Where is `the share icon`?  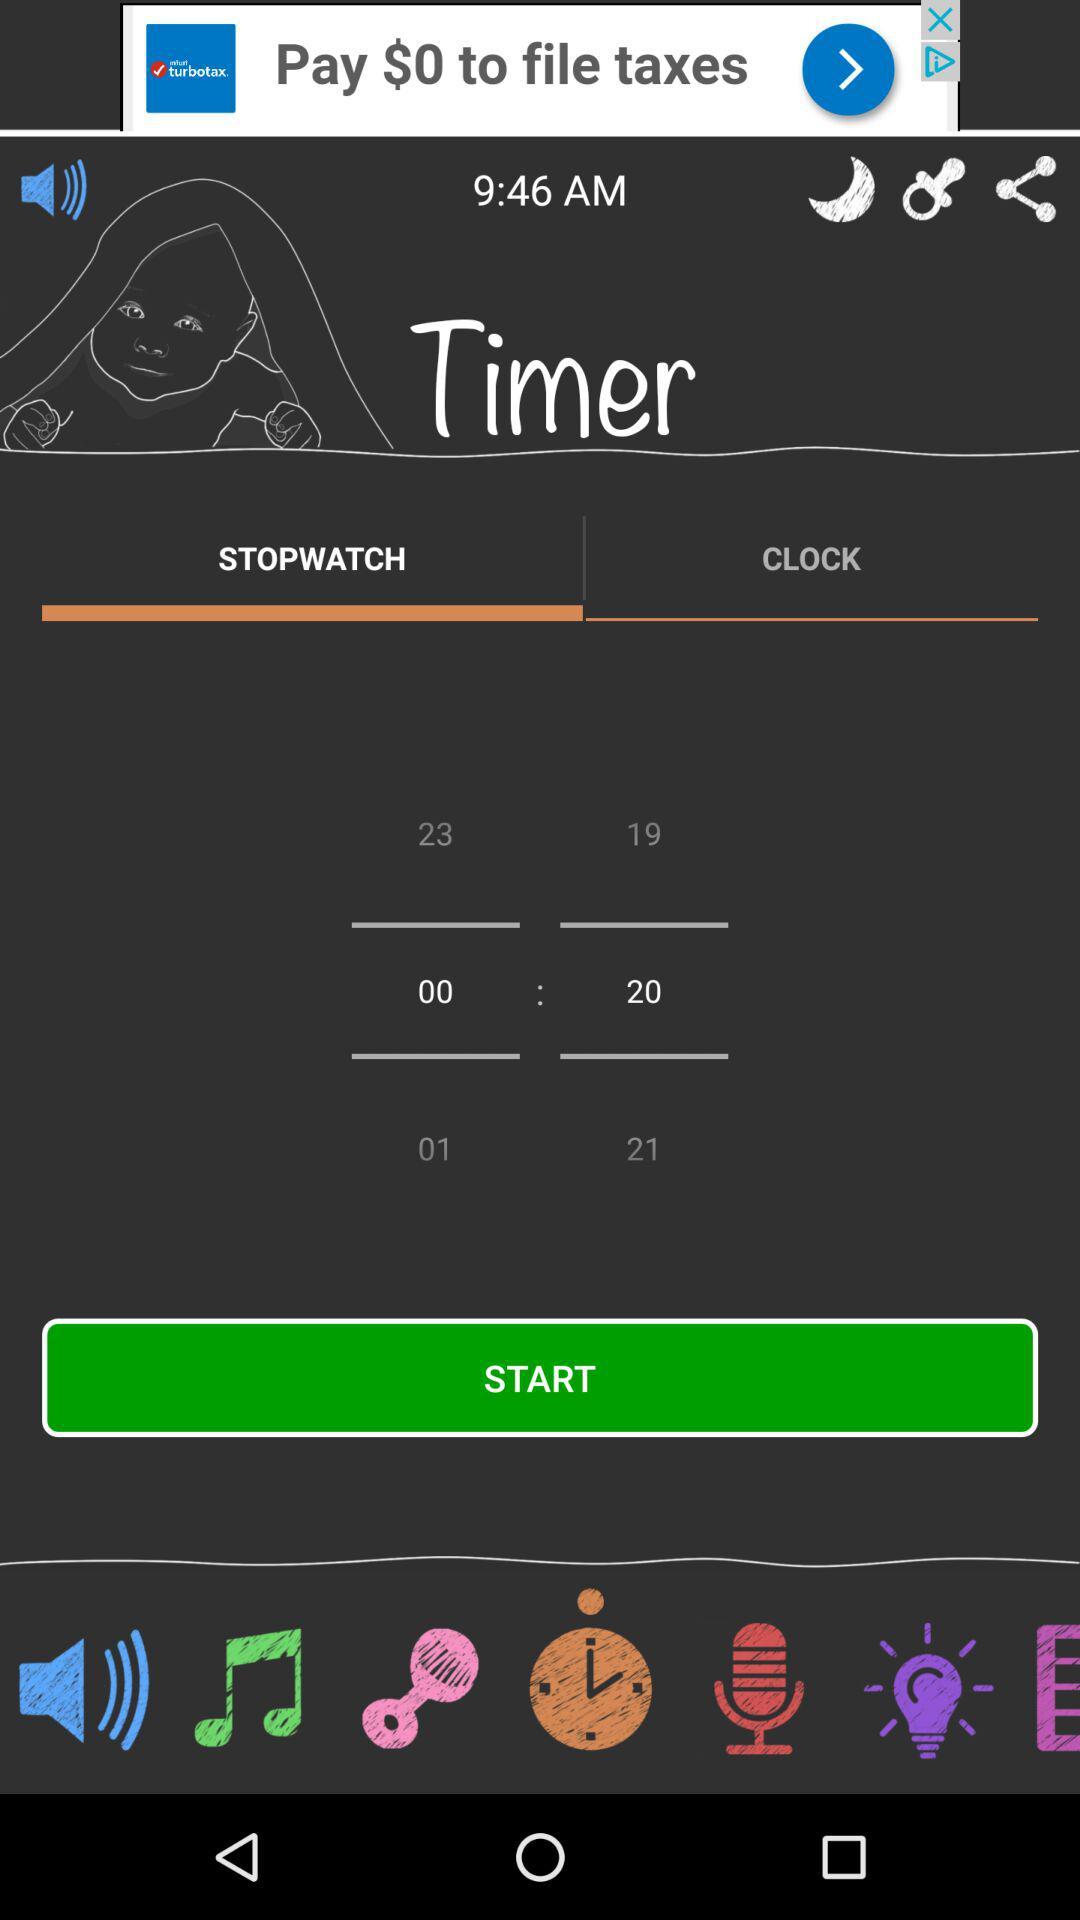
the share icon is located at coordinates (1026, 188).